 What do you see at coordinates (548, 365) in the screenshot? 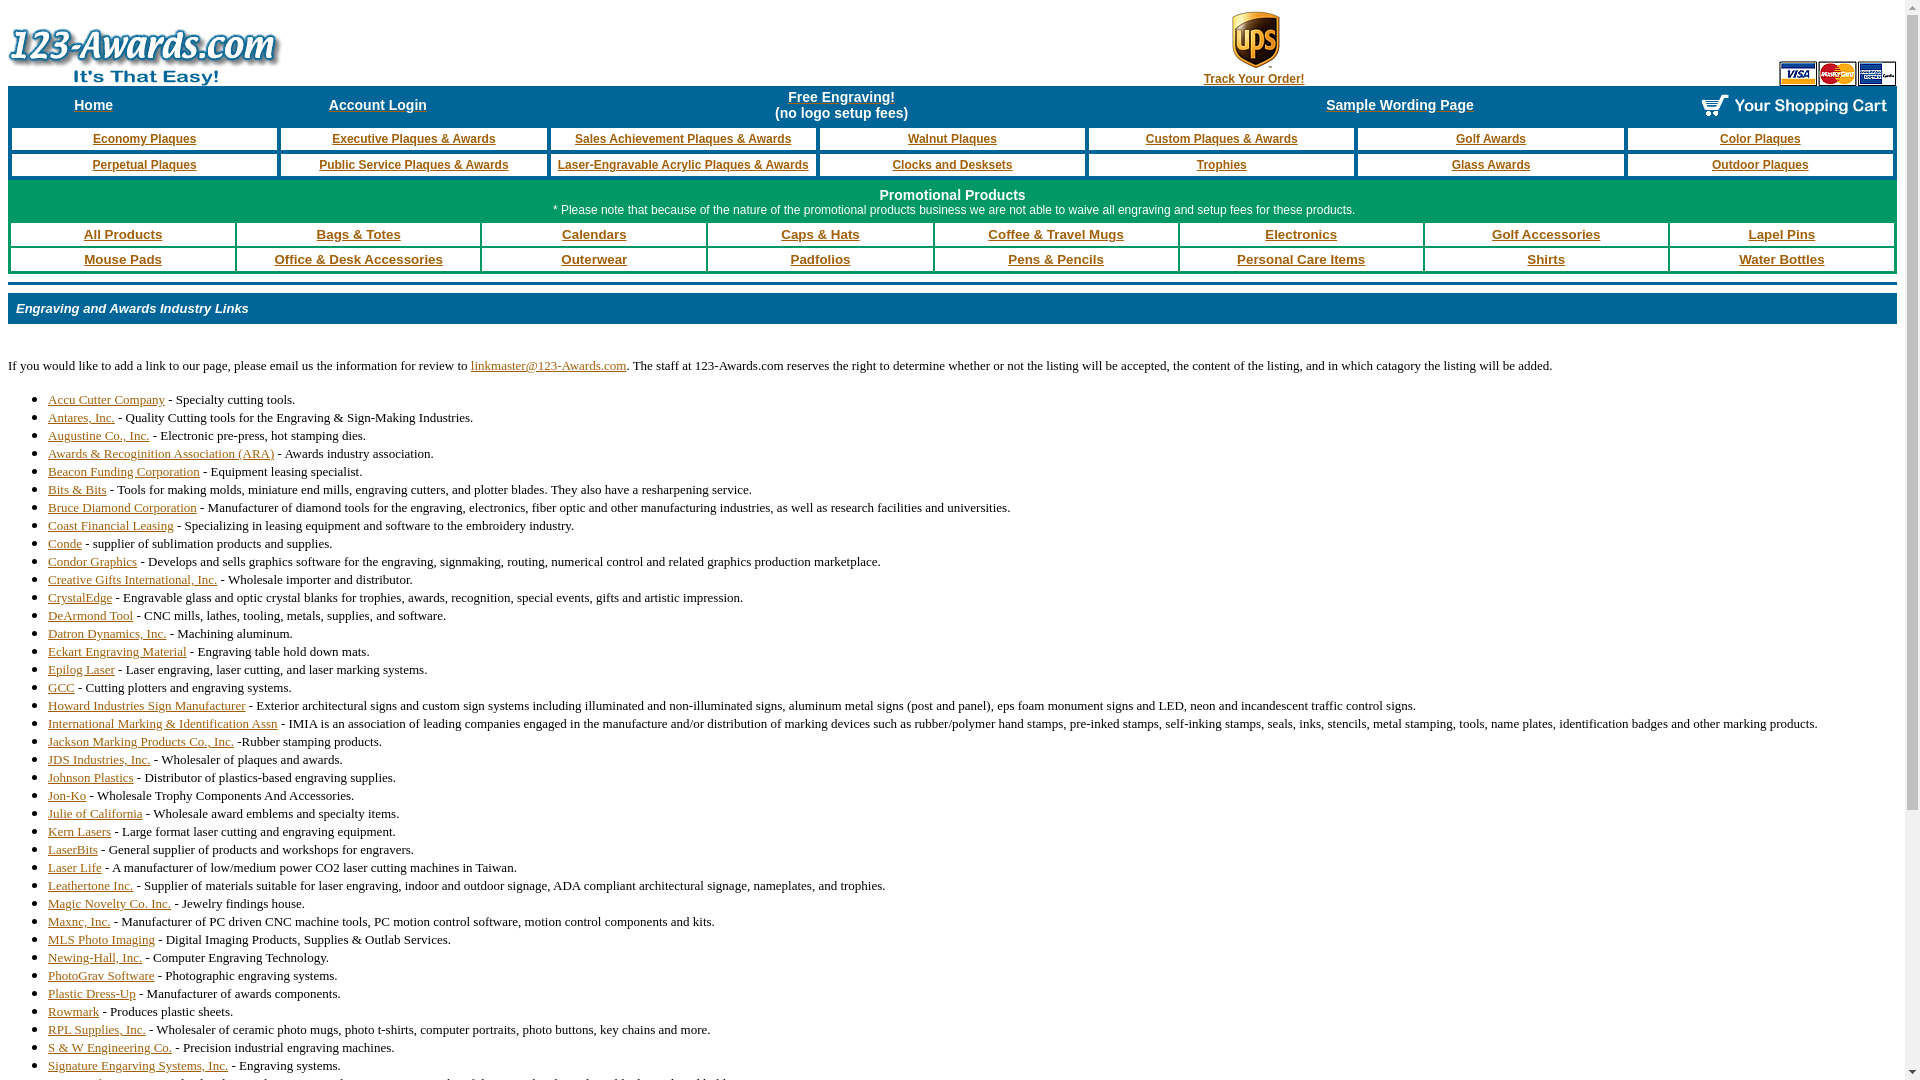
I see `'linkmaster@123-Awards.com'` at bounding box center [548, 365].